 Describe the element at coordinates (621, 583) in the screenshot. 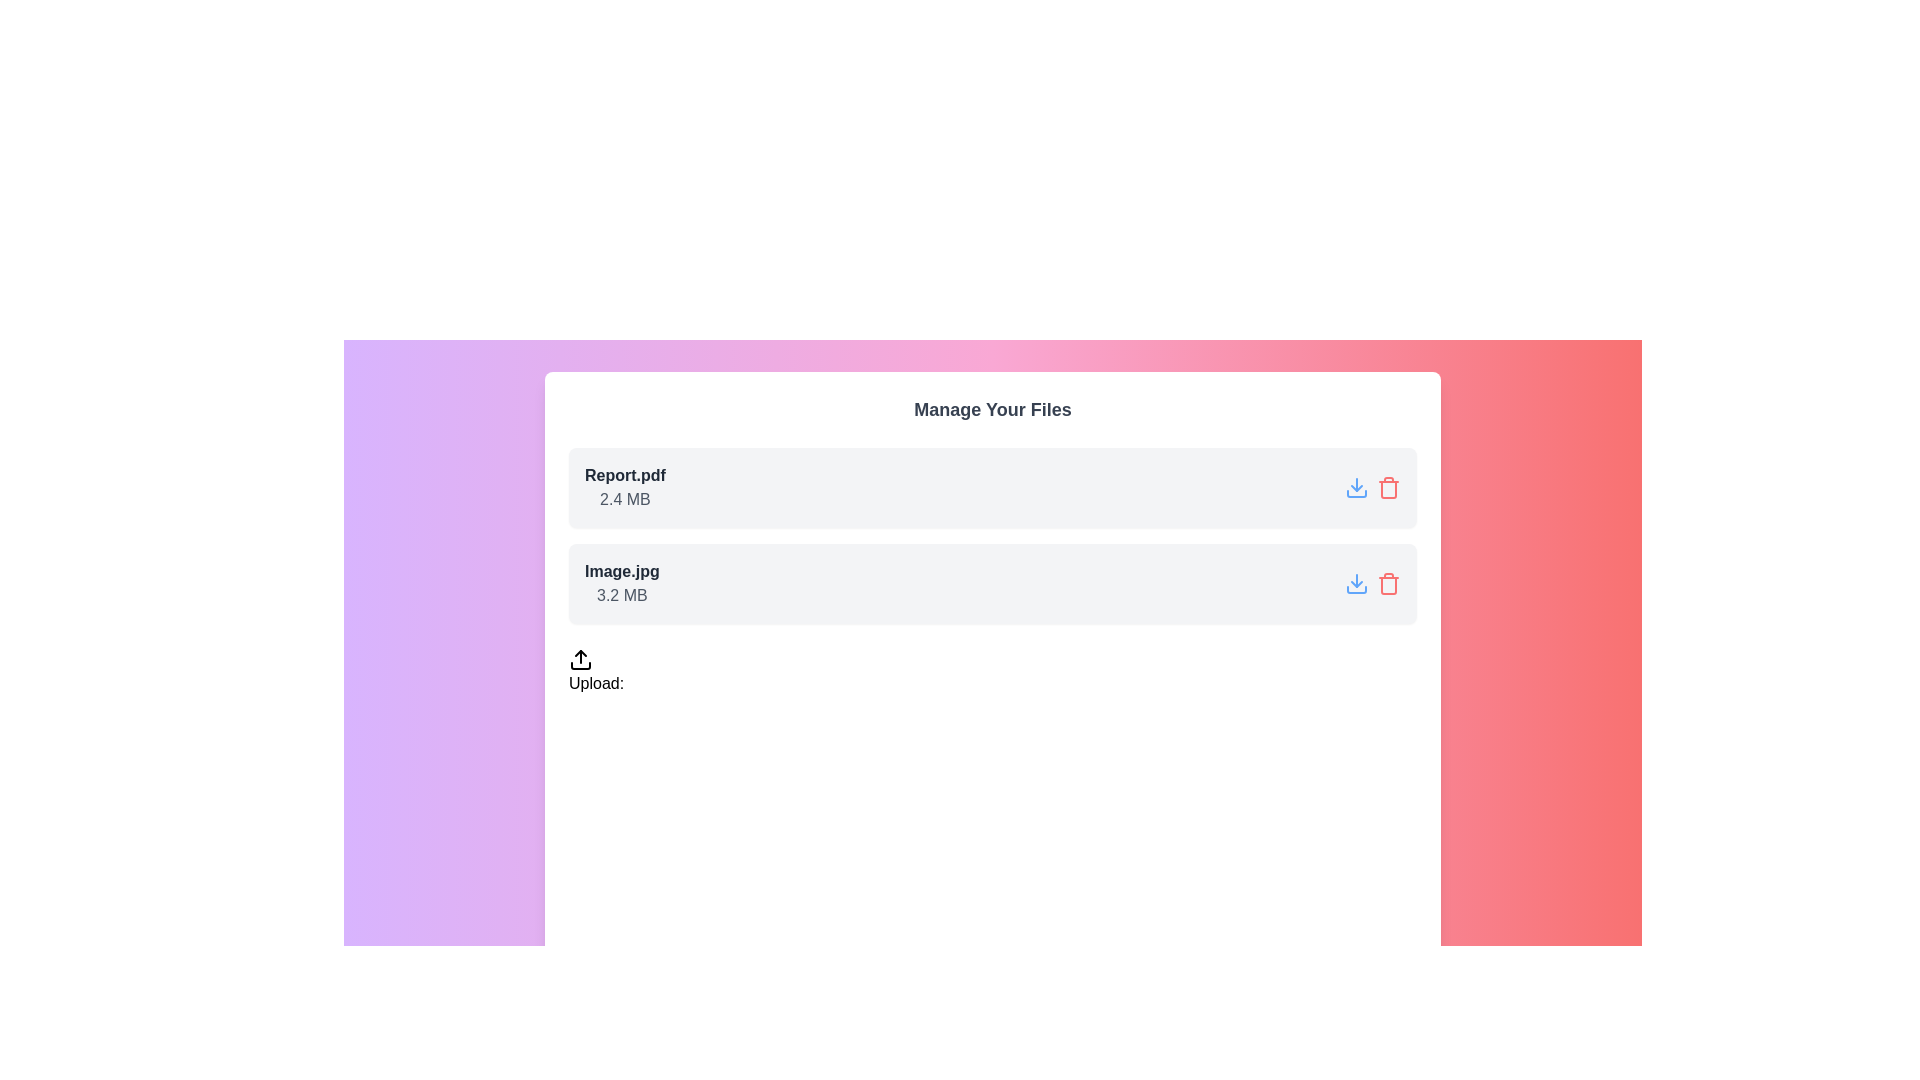

I see `the text display element showing 'Image.jpg' and '3.2 MB'` at that location.